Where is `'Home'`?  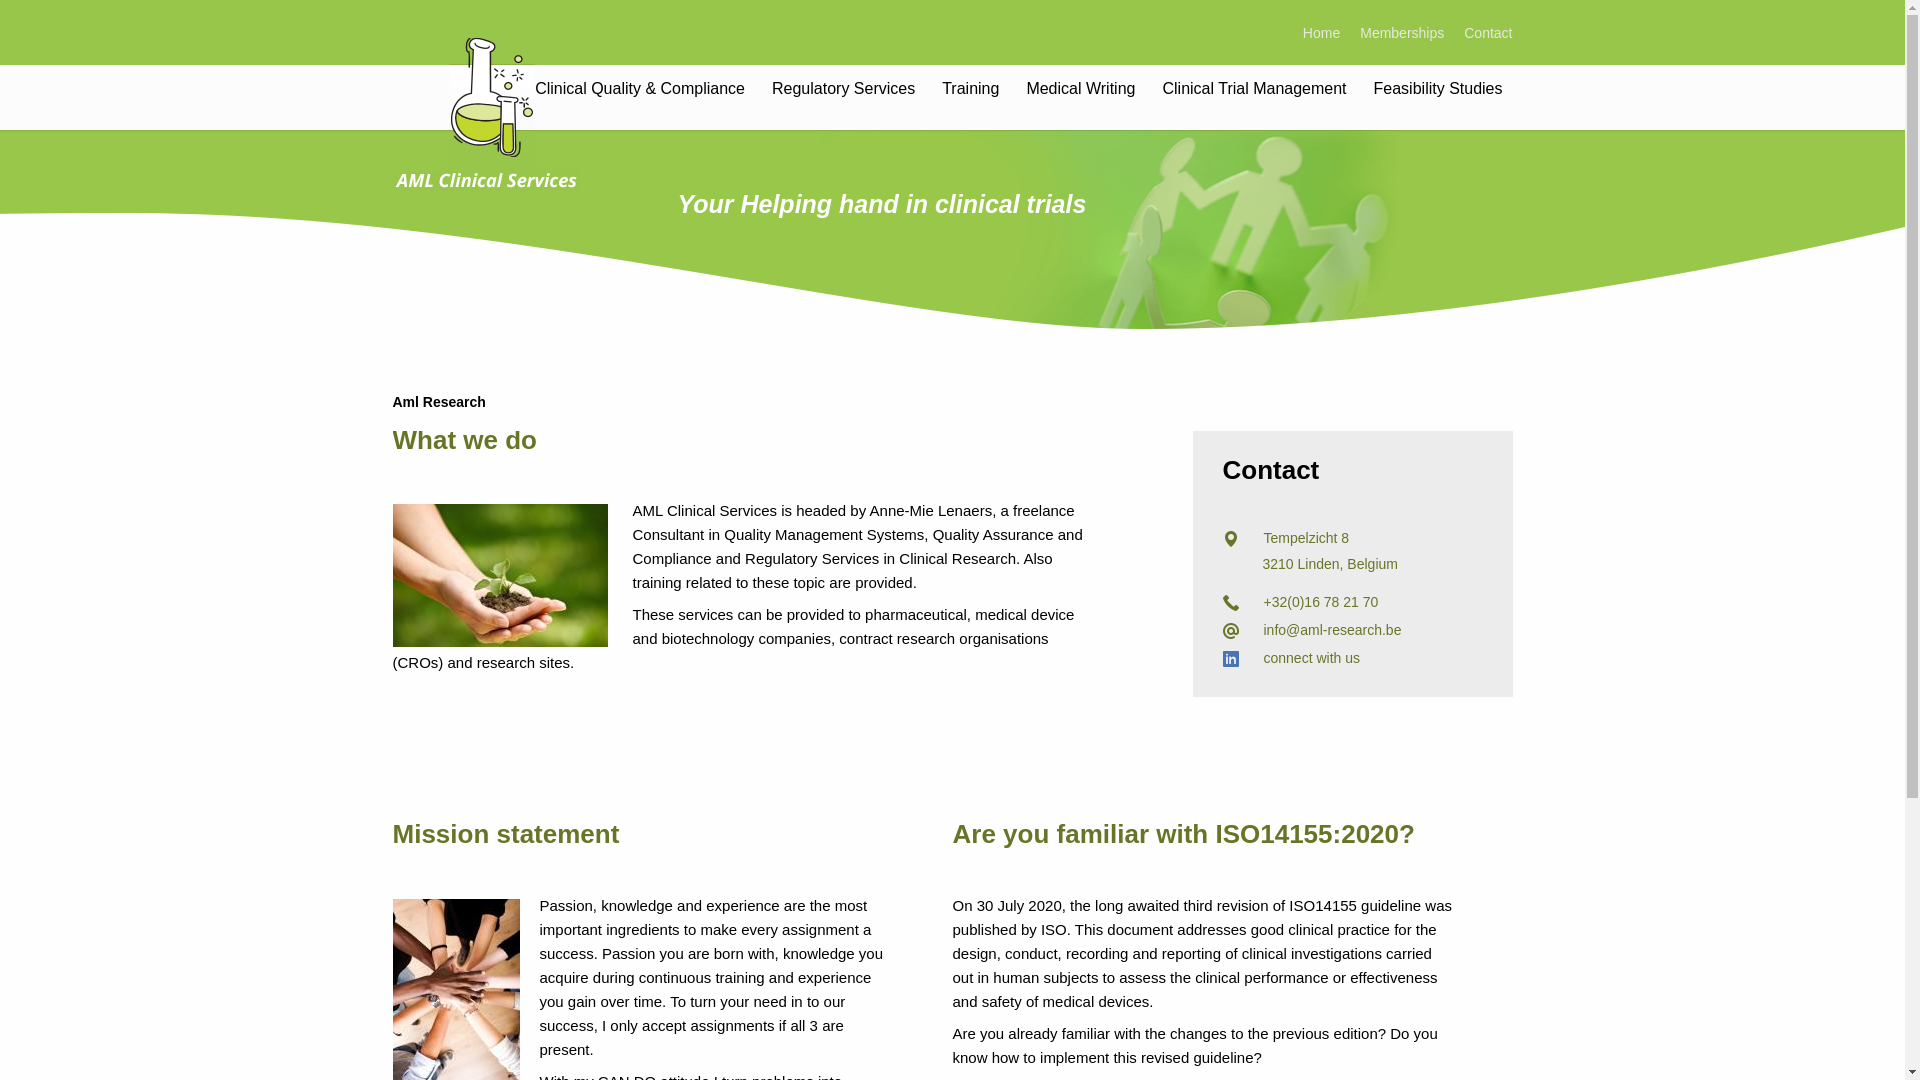 'Home' is located at coordinates (1311, 33).